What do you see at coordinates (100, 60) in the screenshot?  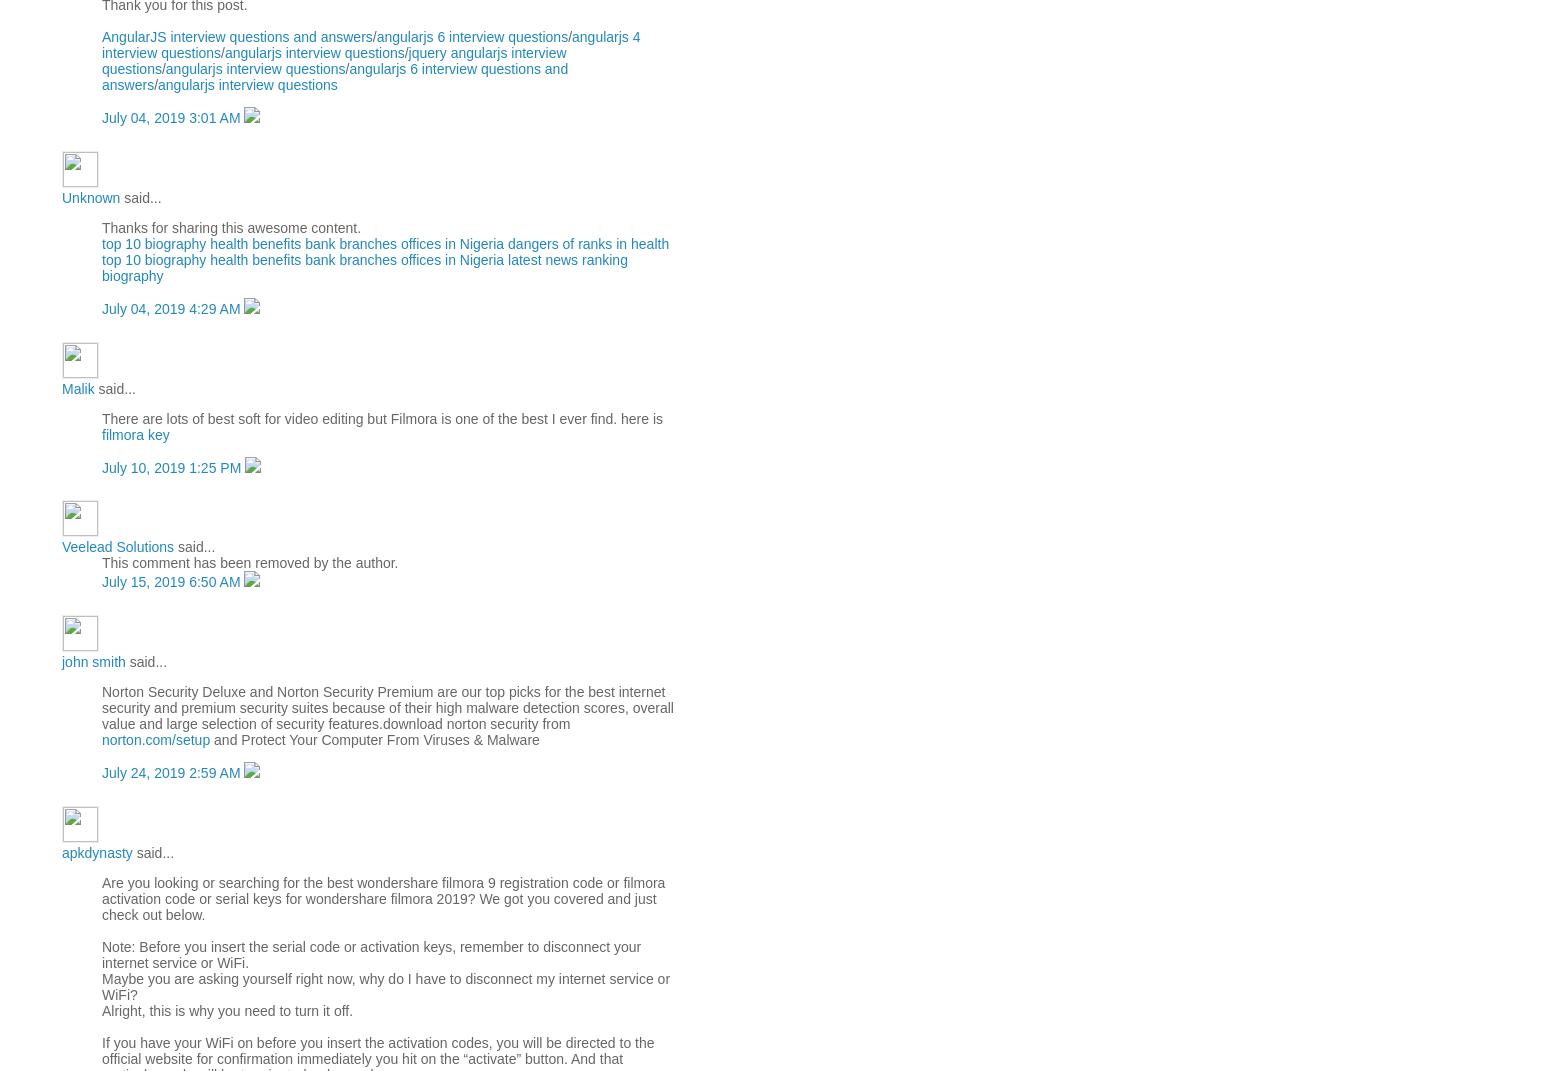 I see `'jquery angularjs interview questions'` at bounding box center [100, 60].